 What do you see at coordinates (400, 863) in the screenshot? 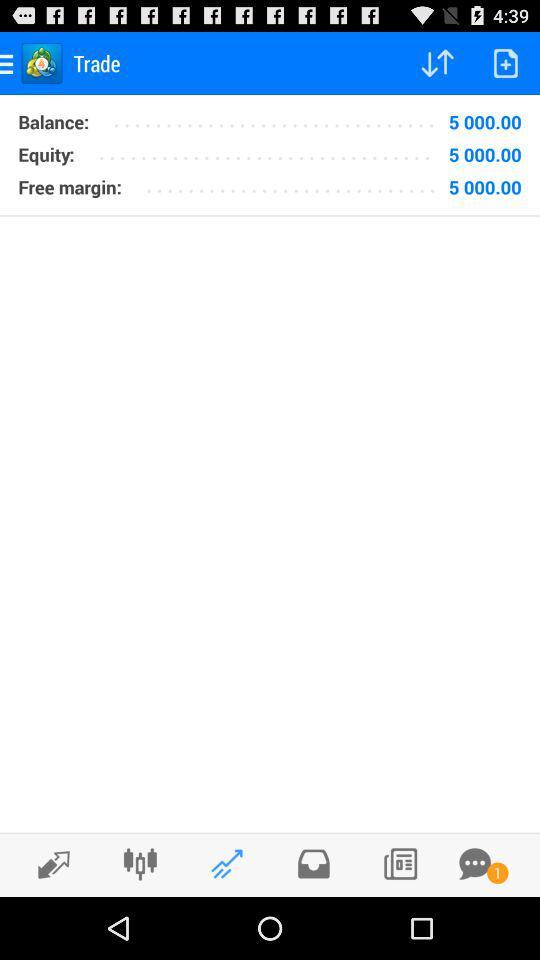
I see `news` at bounding box center [400, 863].